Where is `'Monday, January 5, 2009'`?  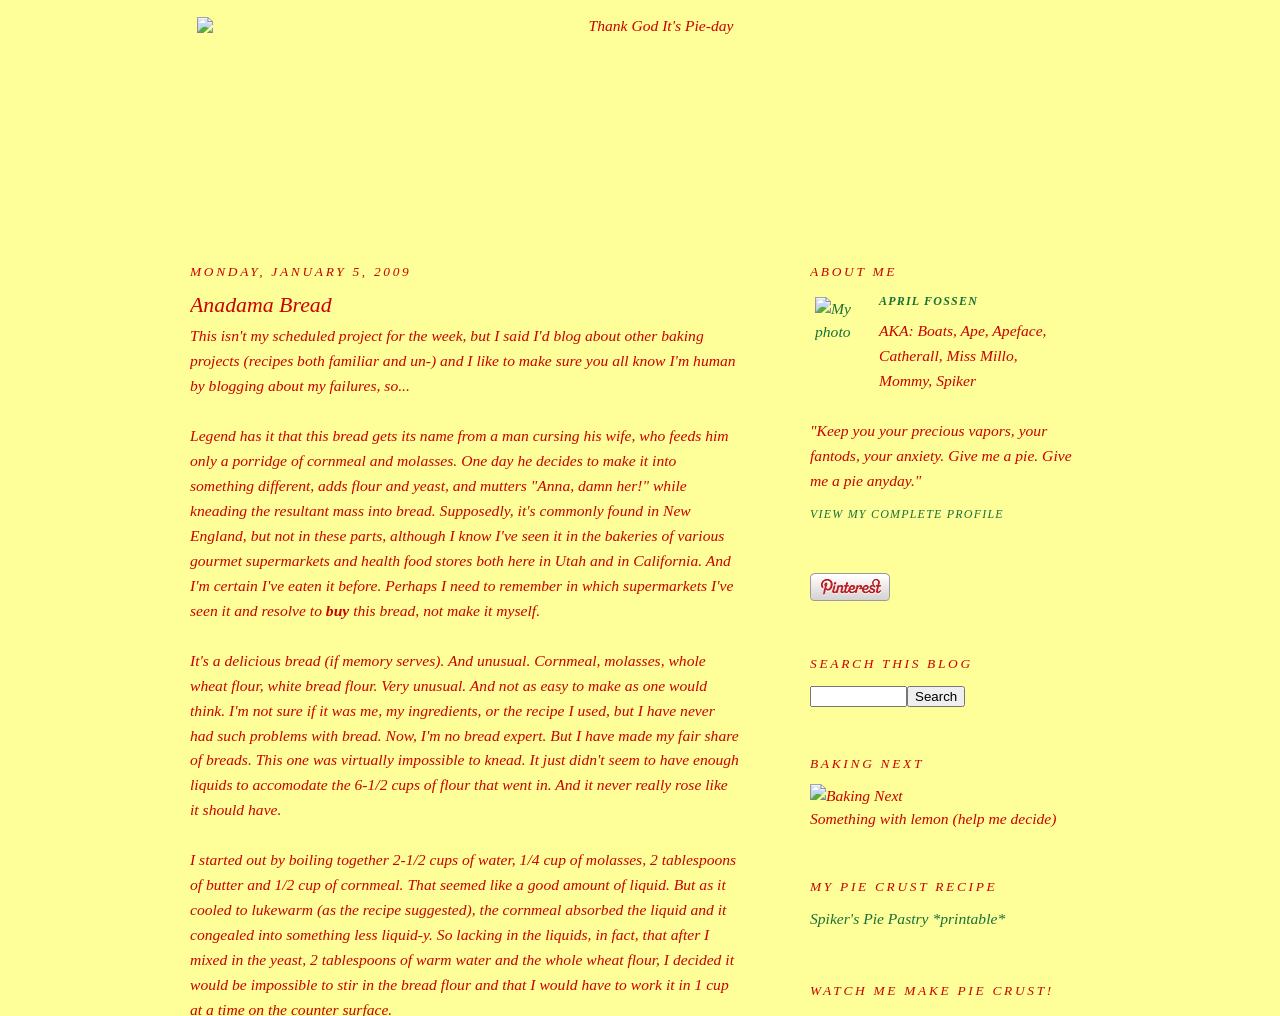 'Monday, January 5, 2009' is located at coordinates (299, 270).